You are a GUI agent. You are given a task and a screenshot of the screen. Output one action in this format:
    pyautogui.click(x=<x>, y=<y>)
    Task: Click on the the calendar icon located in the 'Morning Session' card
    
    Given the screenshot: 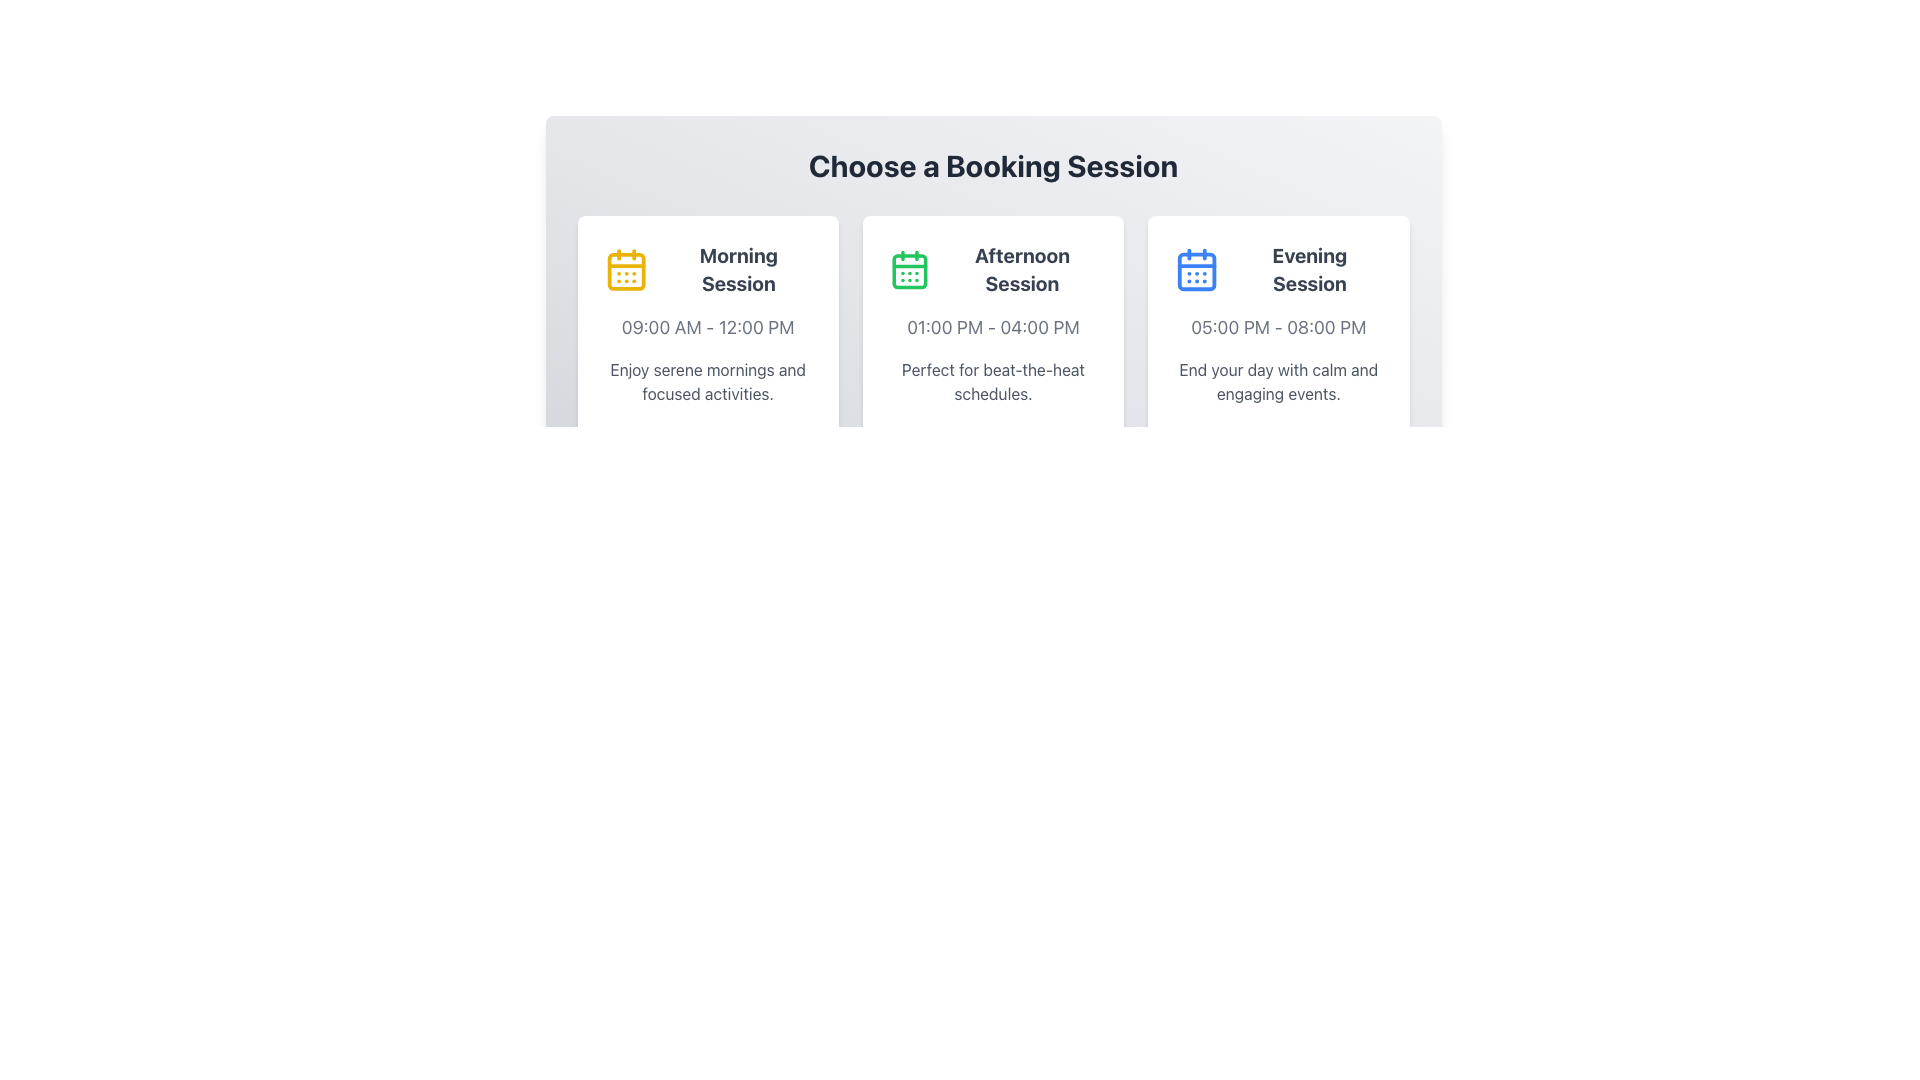 What is the action you would take?
    pyautogui.click(x=625, y=270)
    